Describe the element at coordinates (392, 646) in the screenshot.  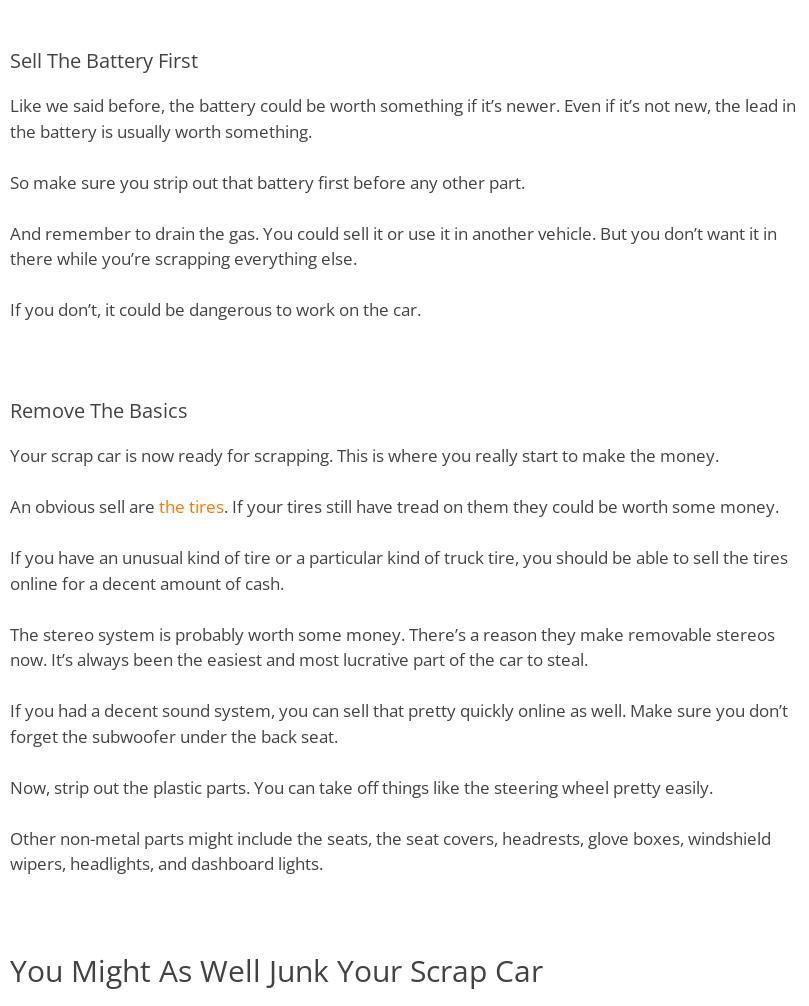
I see `'The stereo system is probably worth some money. There’s a reason they make removable stereos now. It’s always been the easiest and most lucrative part of the car to steal.'` at that location.